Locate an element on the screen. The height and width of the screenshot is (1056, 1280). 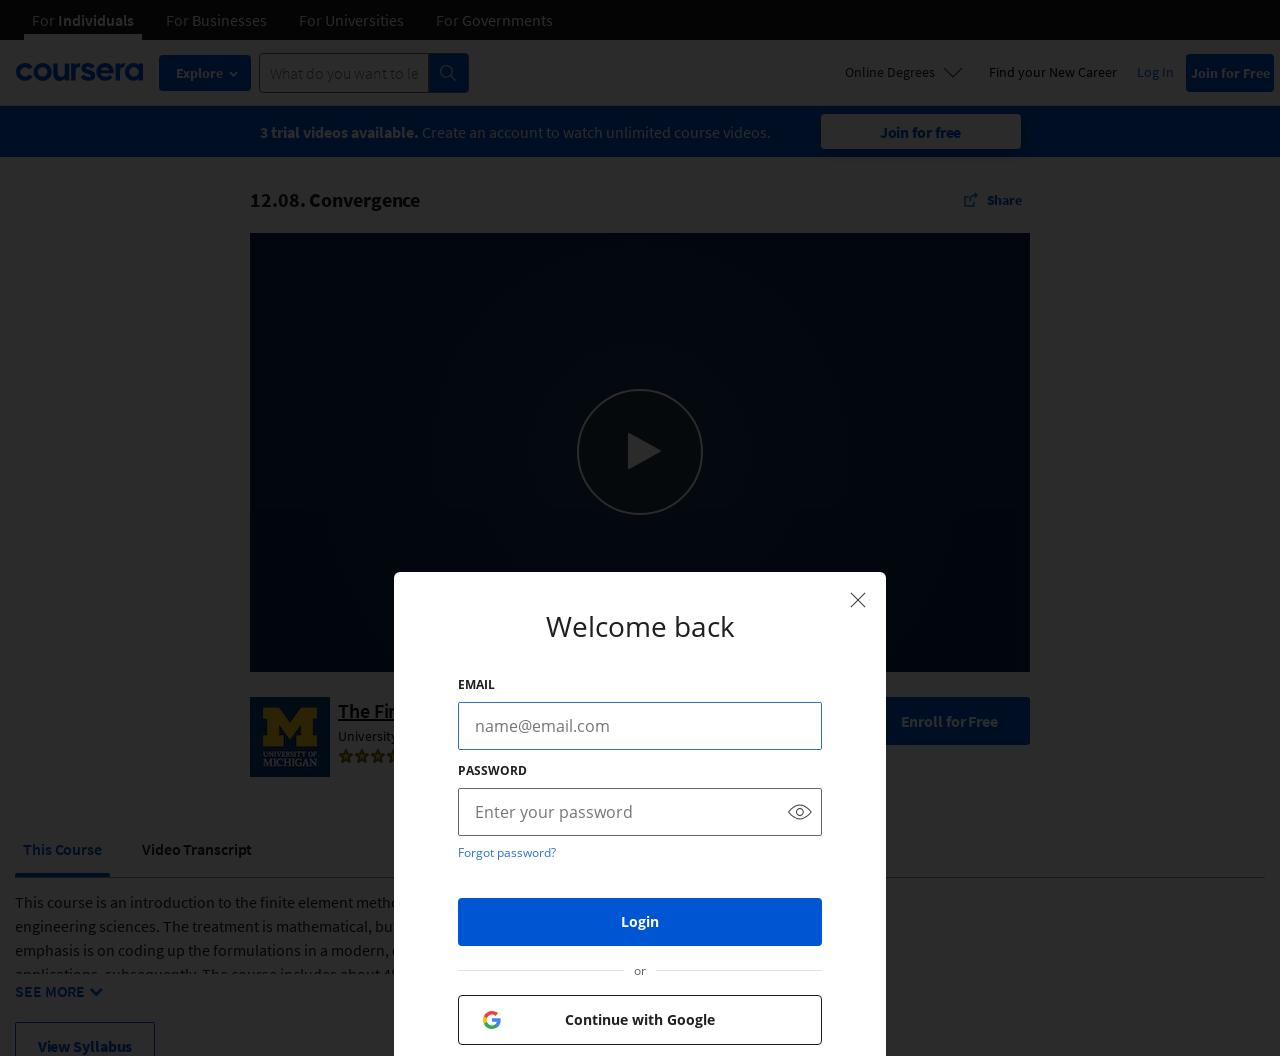
'Continue with Google' is located at coordinates (640, 1018).